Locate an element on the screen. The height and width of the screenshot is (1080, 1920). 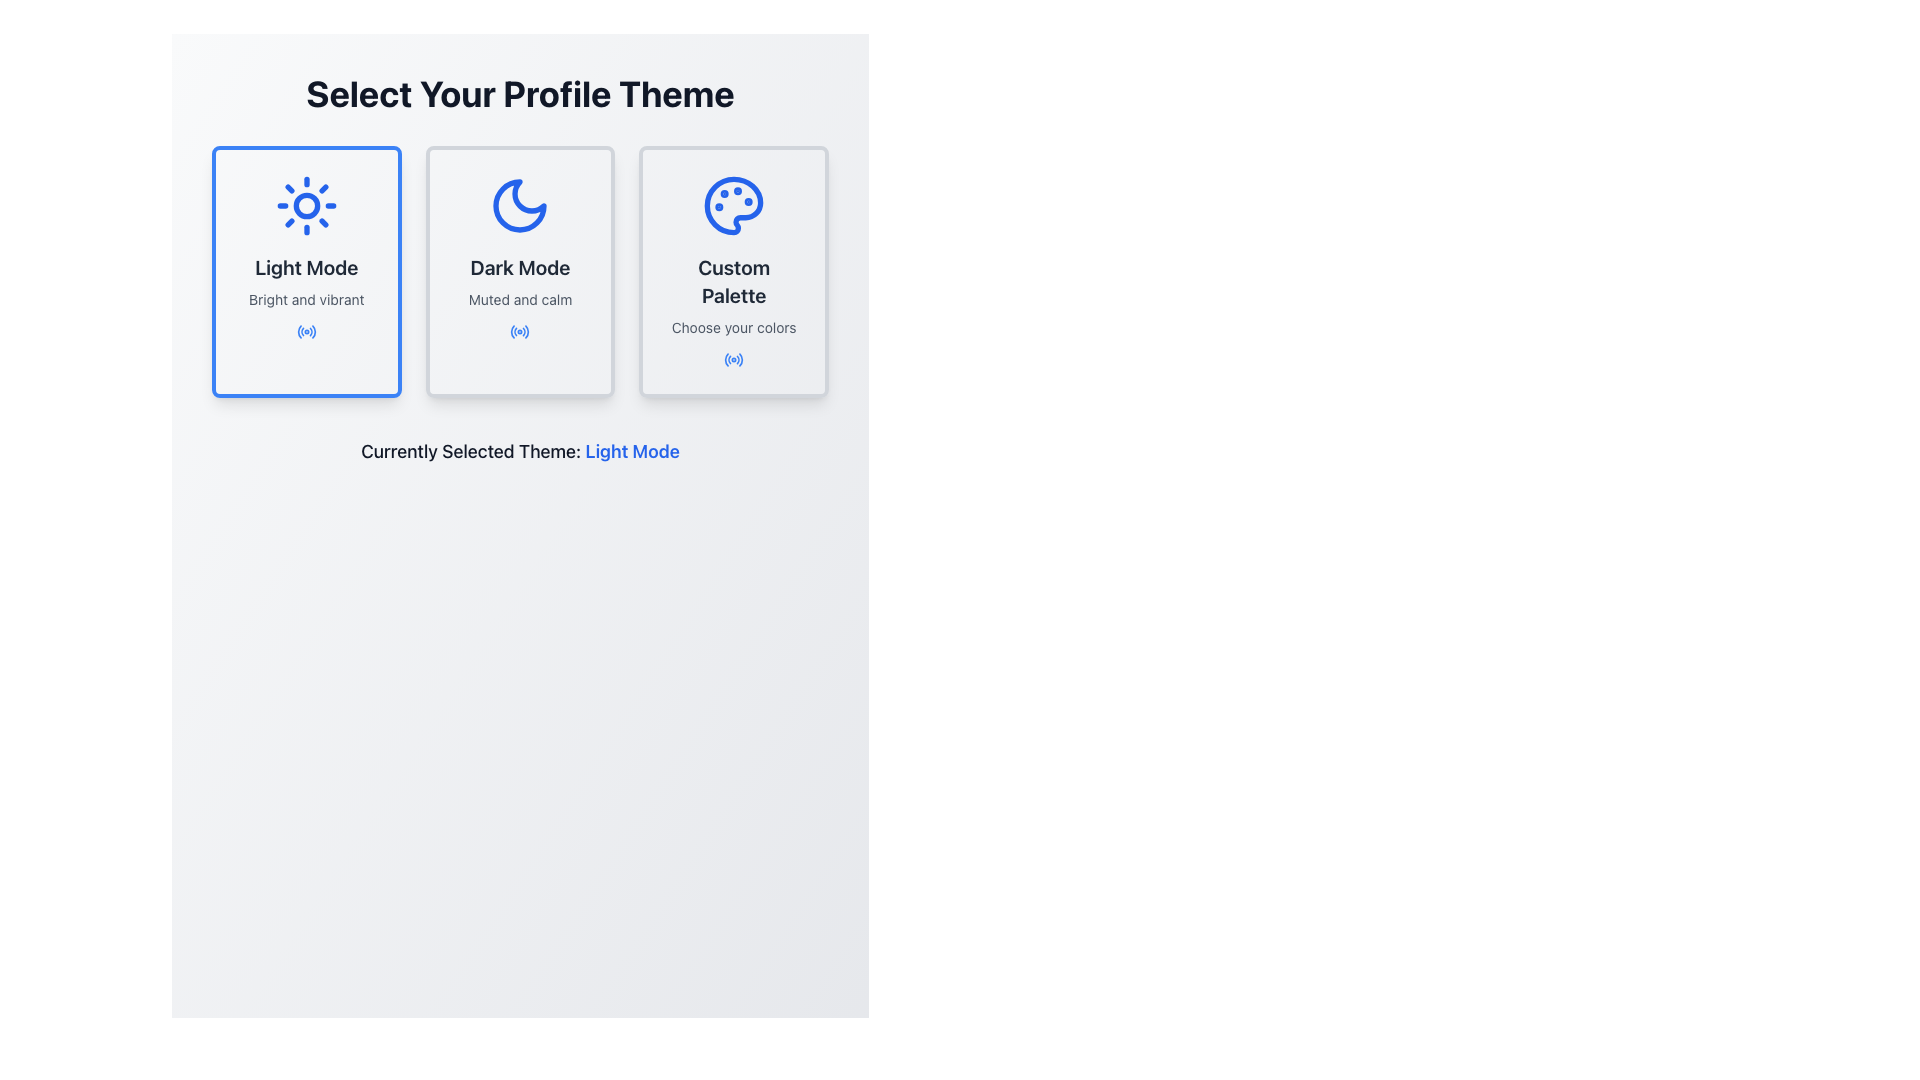
Light Mode indicator icon located below the text 'Bright and vibrant' in the Light Mode card is located at coordinates (305, 330).